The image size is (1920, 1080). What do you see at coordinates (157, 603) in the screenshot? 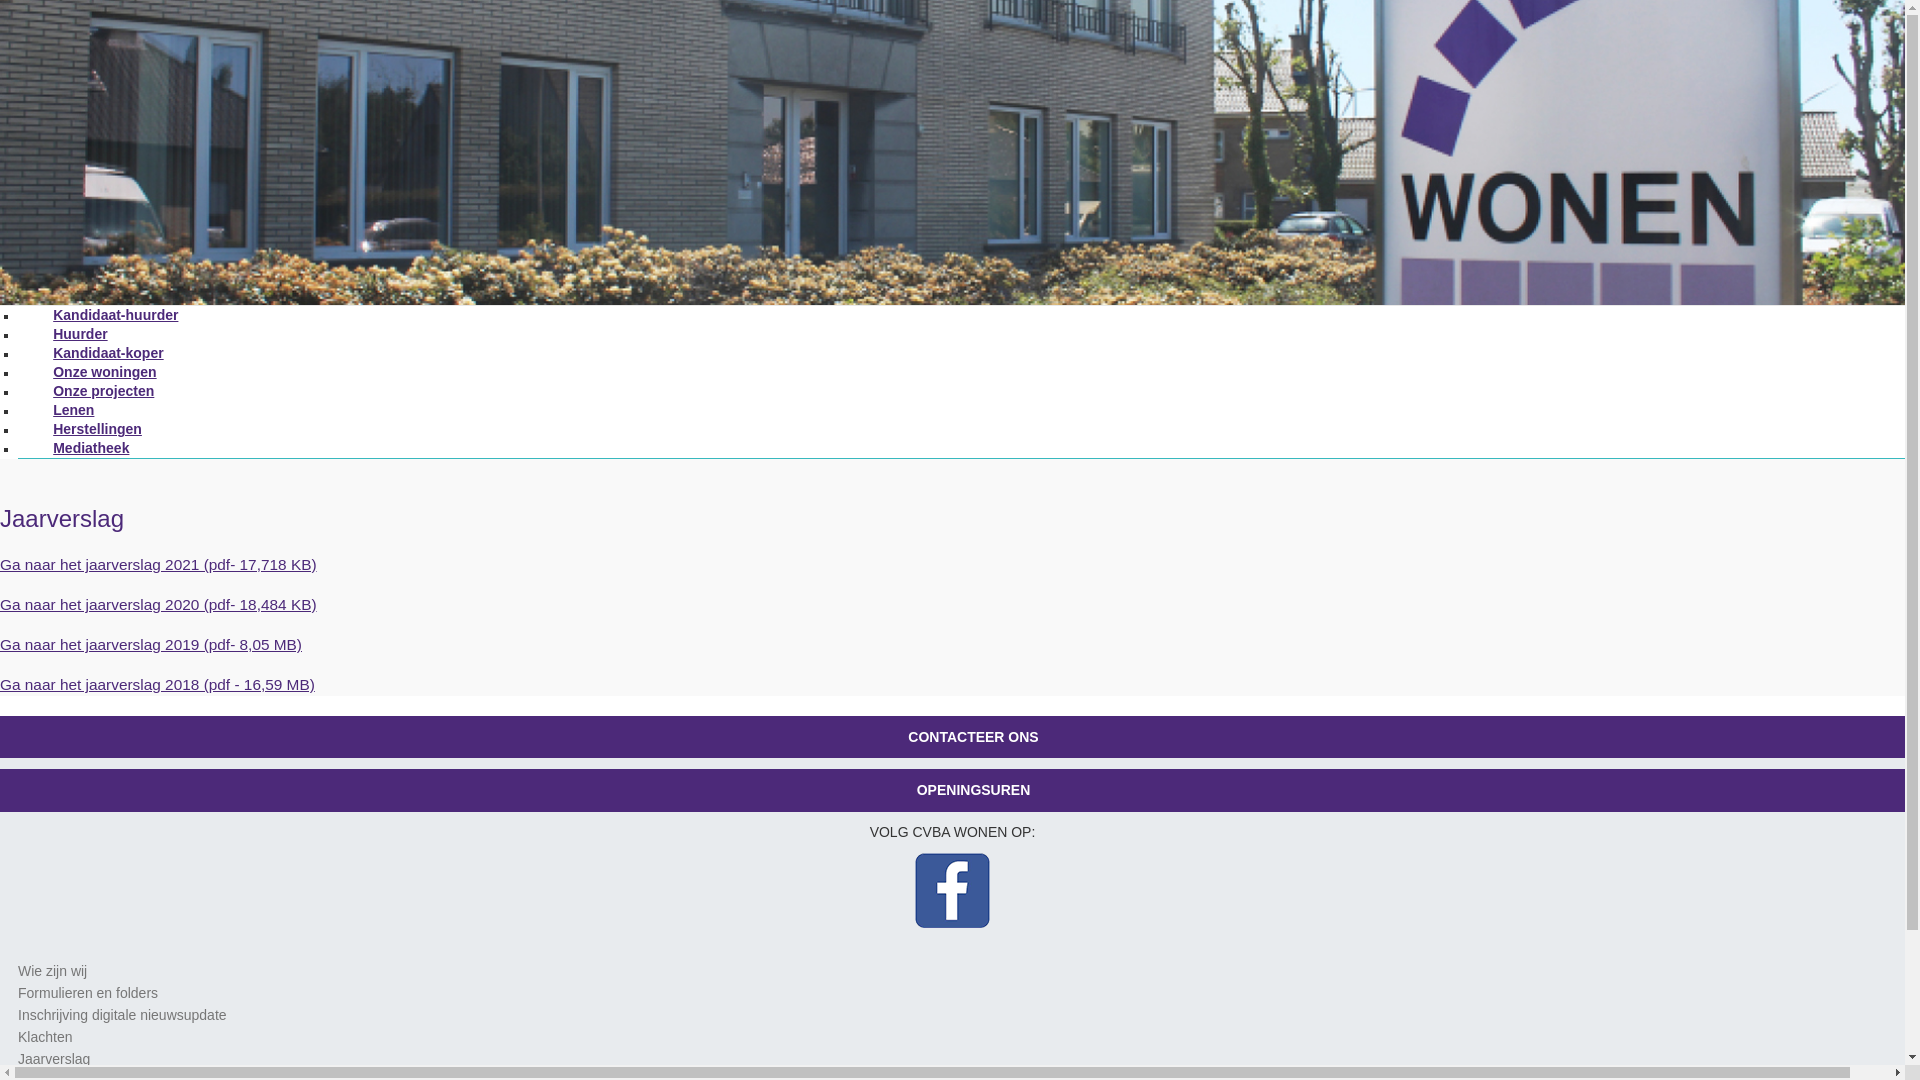
I see `'Ga naar het jaarverslag 2020 (pdf- 18,484 KB)'` at bounding box center [157, 603].